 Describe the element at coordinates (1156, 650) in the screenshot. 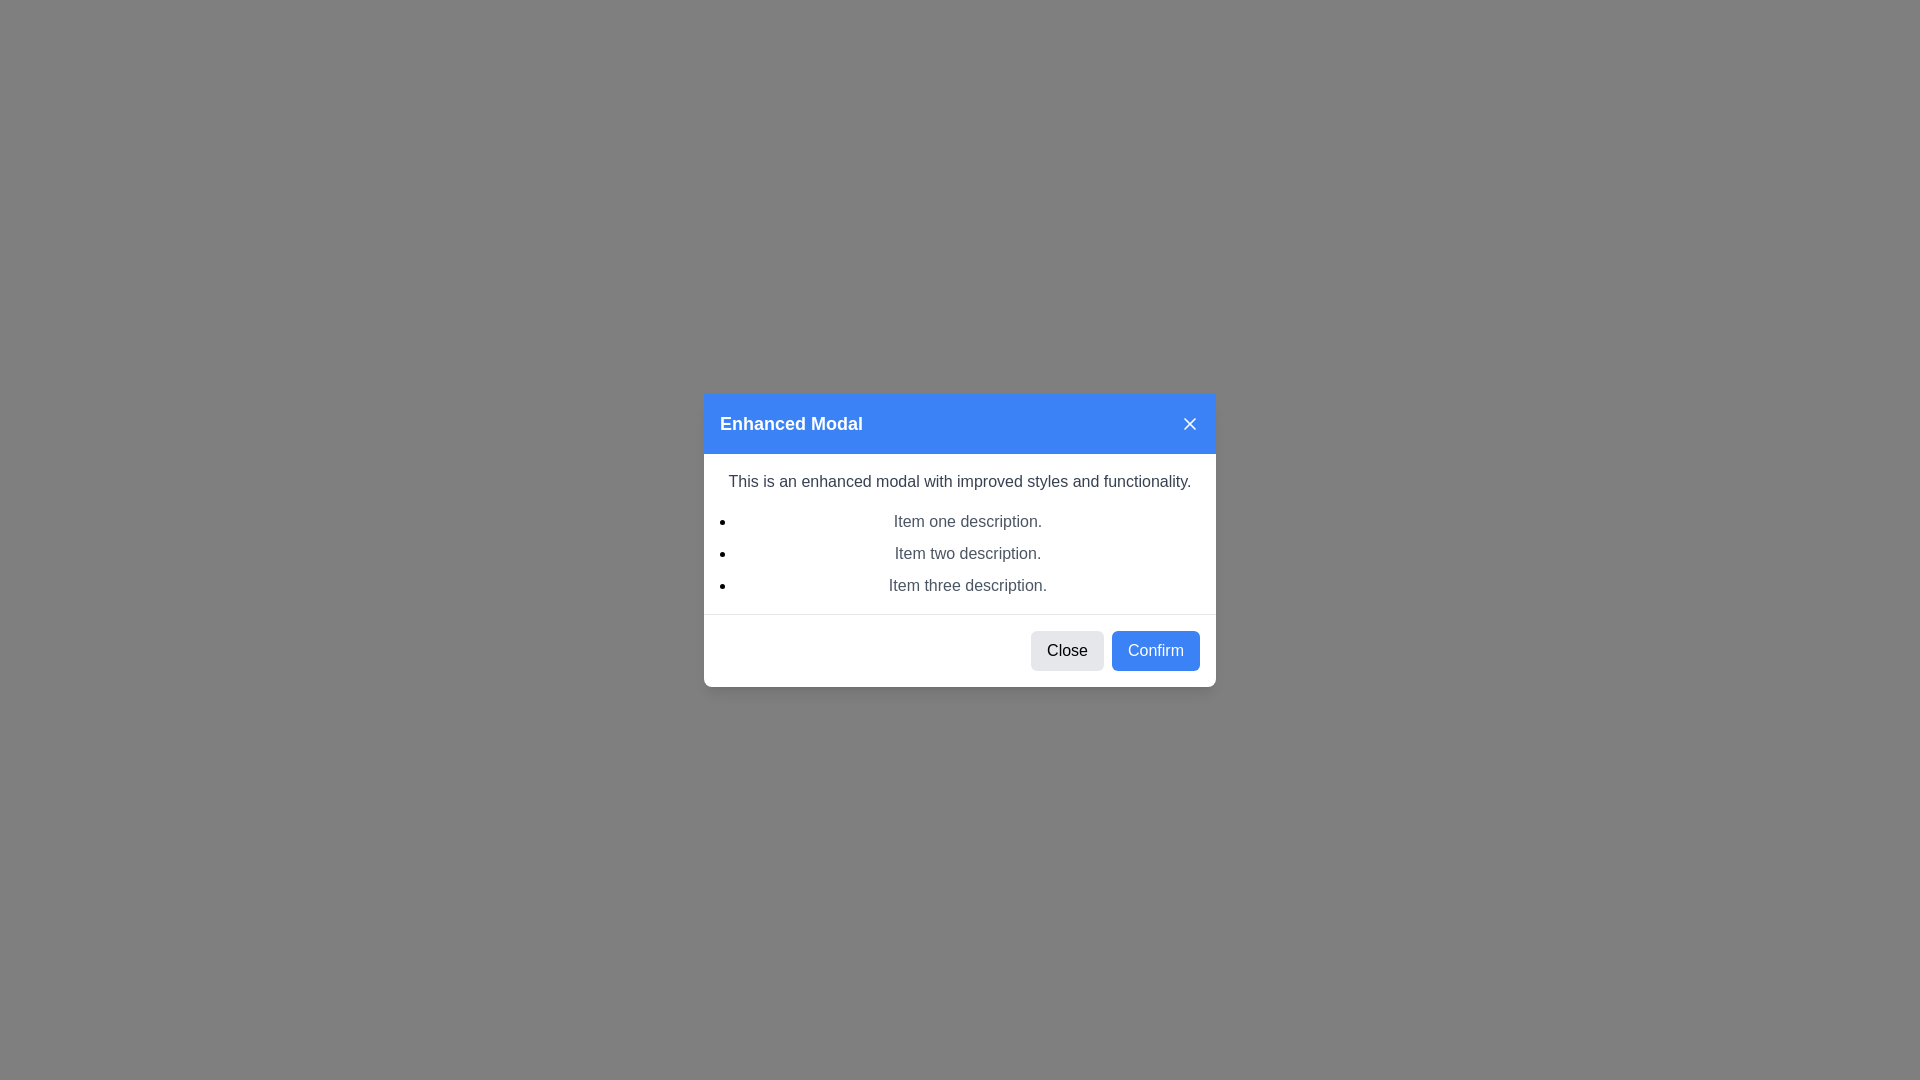

I see `the confirm button located at the bottom-right section of the modal dialog to change its color` at that location.